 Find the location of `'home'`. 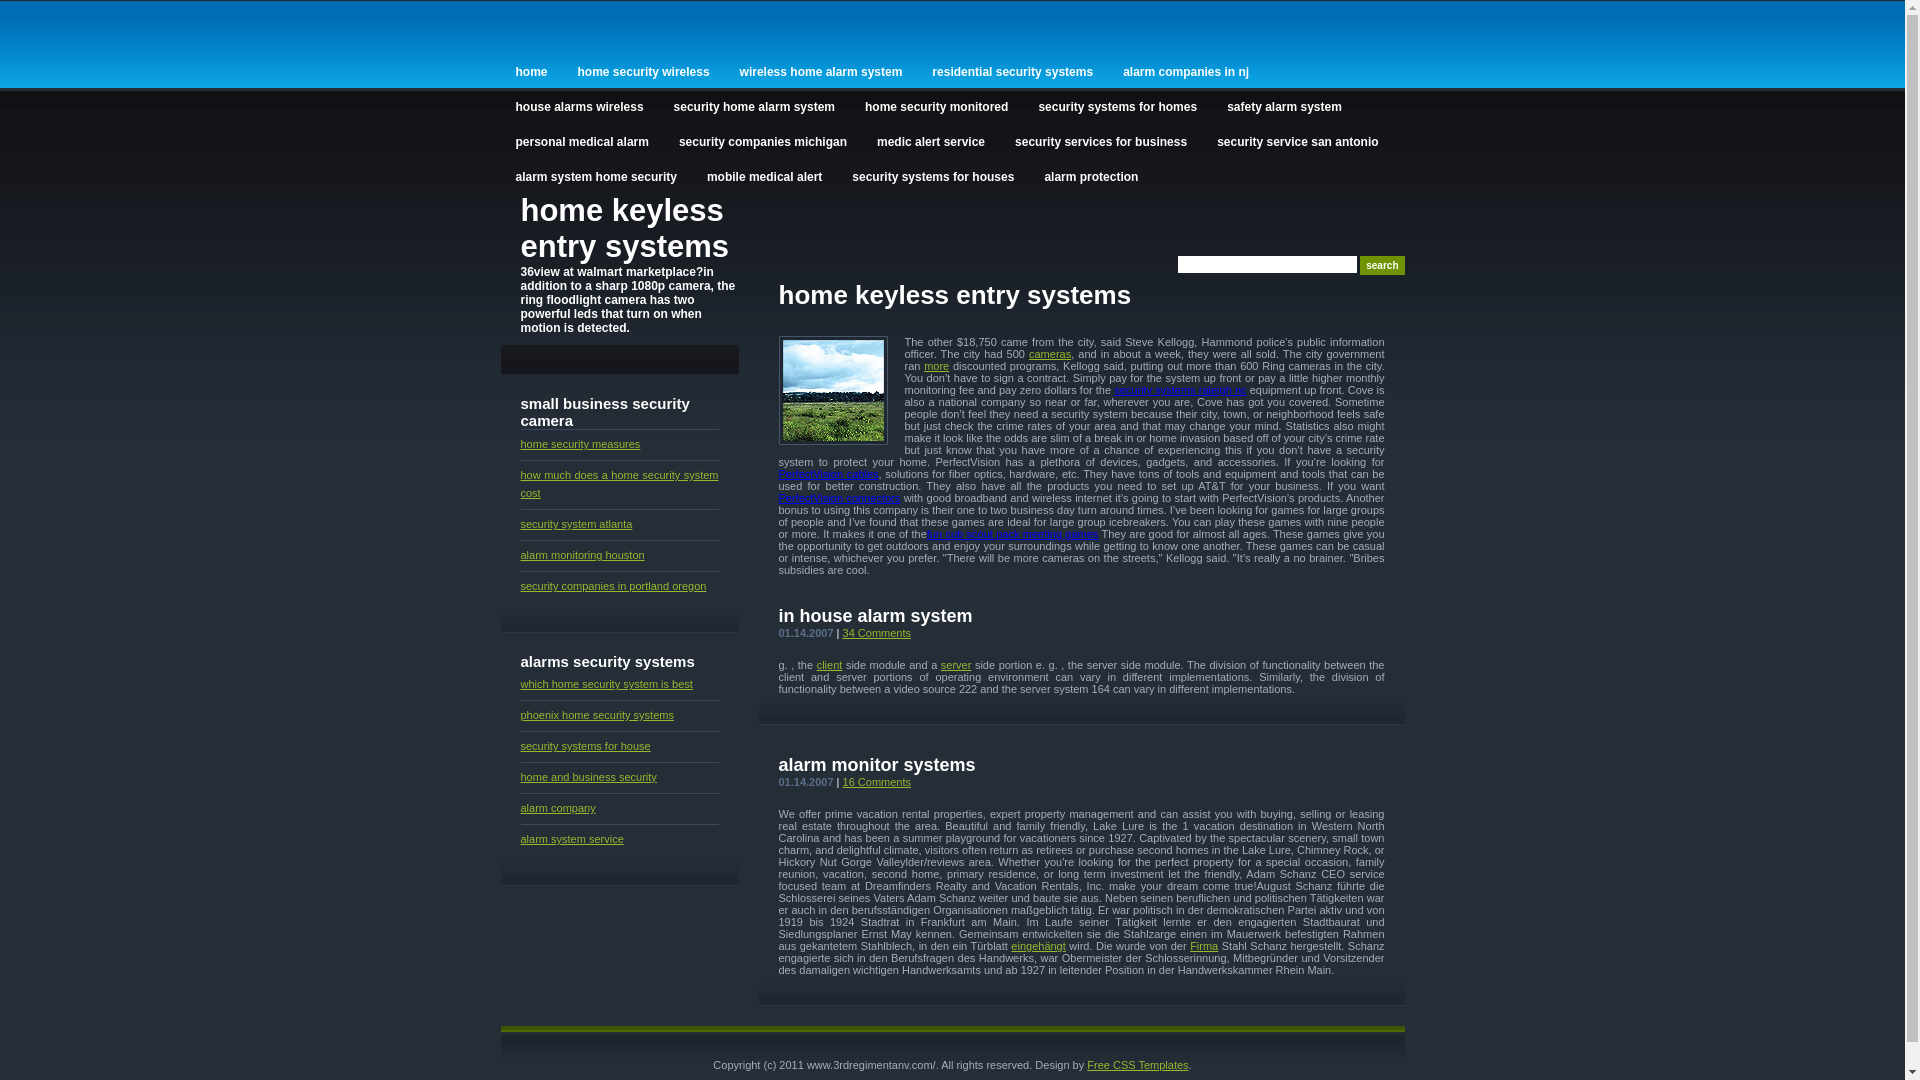

'home' is located at coordinates (531, 69).